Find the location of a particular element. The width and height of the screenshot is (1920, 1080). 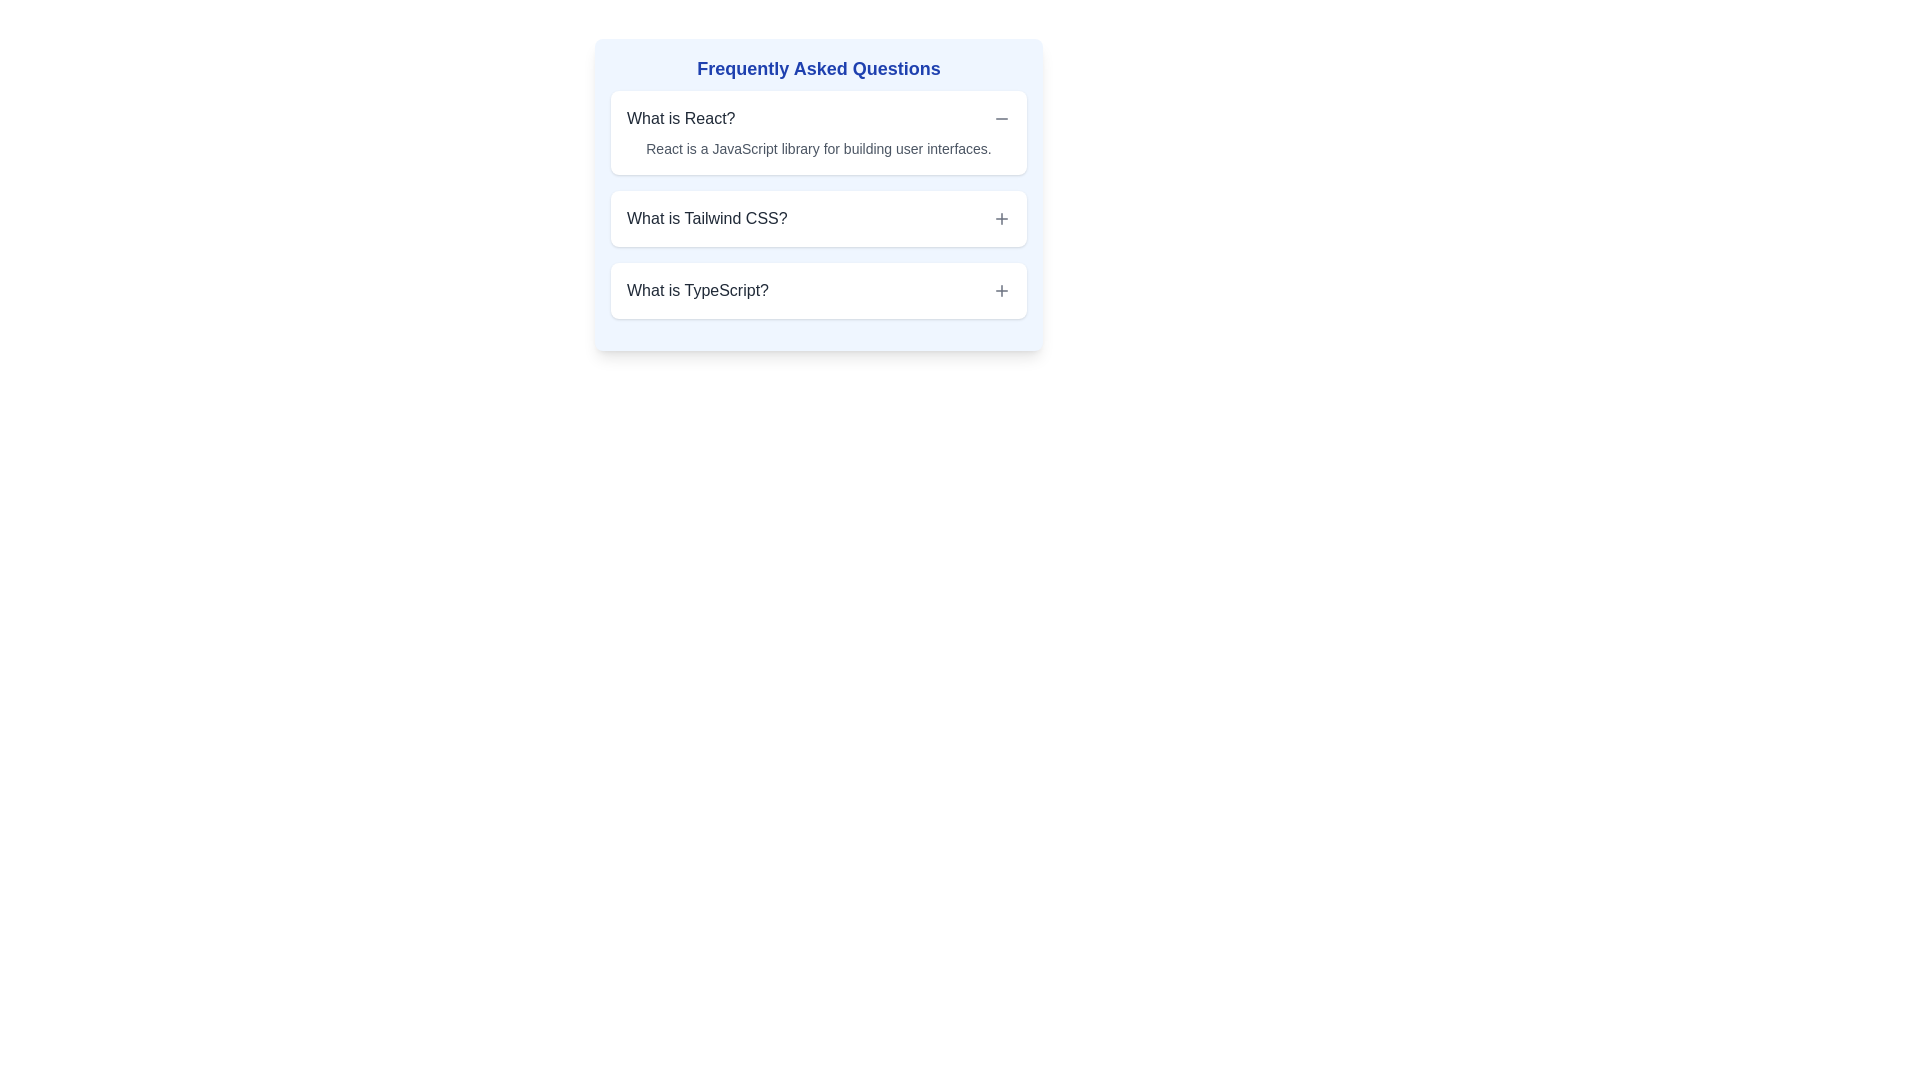

the text label that reads 'What is Tailwind CSS?', which is aligned to the left within a vertical list of frequently asked questions is located at coordinates (707, 219).